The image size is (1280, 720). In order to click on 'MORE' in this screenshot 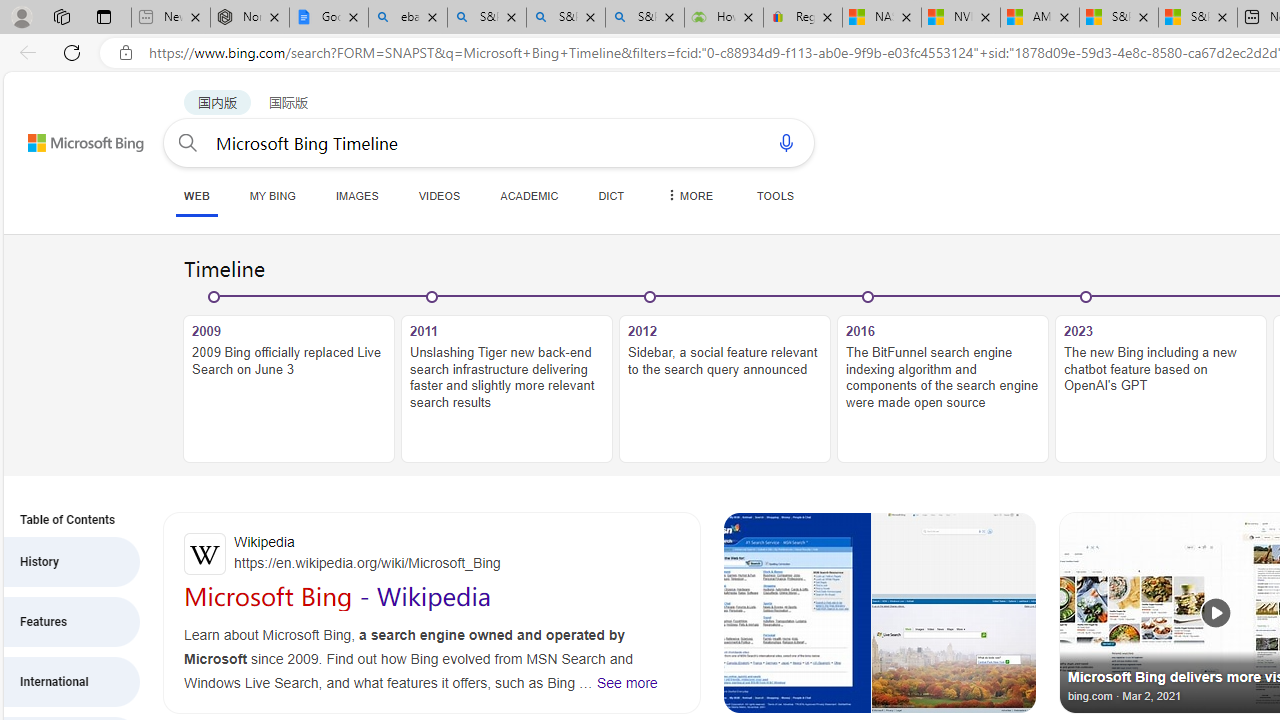, I will do `click(688, 195)`.